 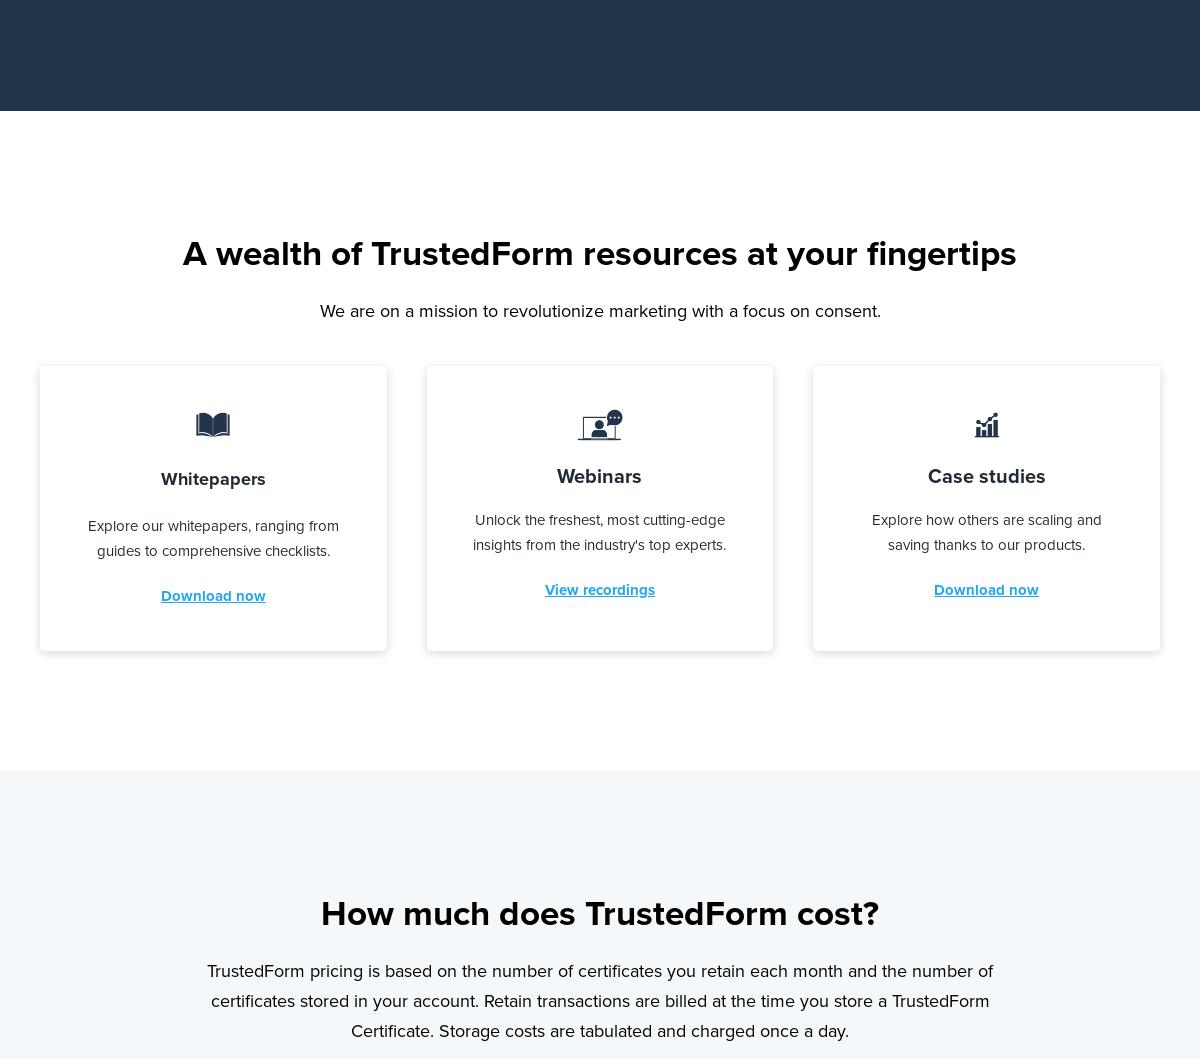 What do you see at coordinates (600, 912) in the screenshot?
I see `'How much does TrustedForm cost?'` at bounding box center [600, 912].